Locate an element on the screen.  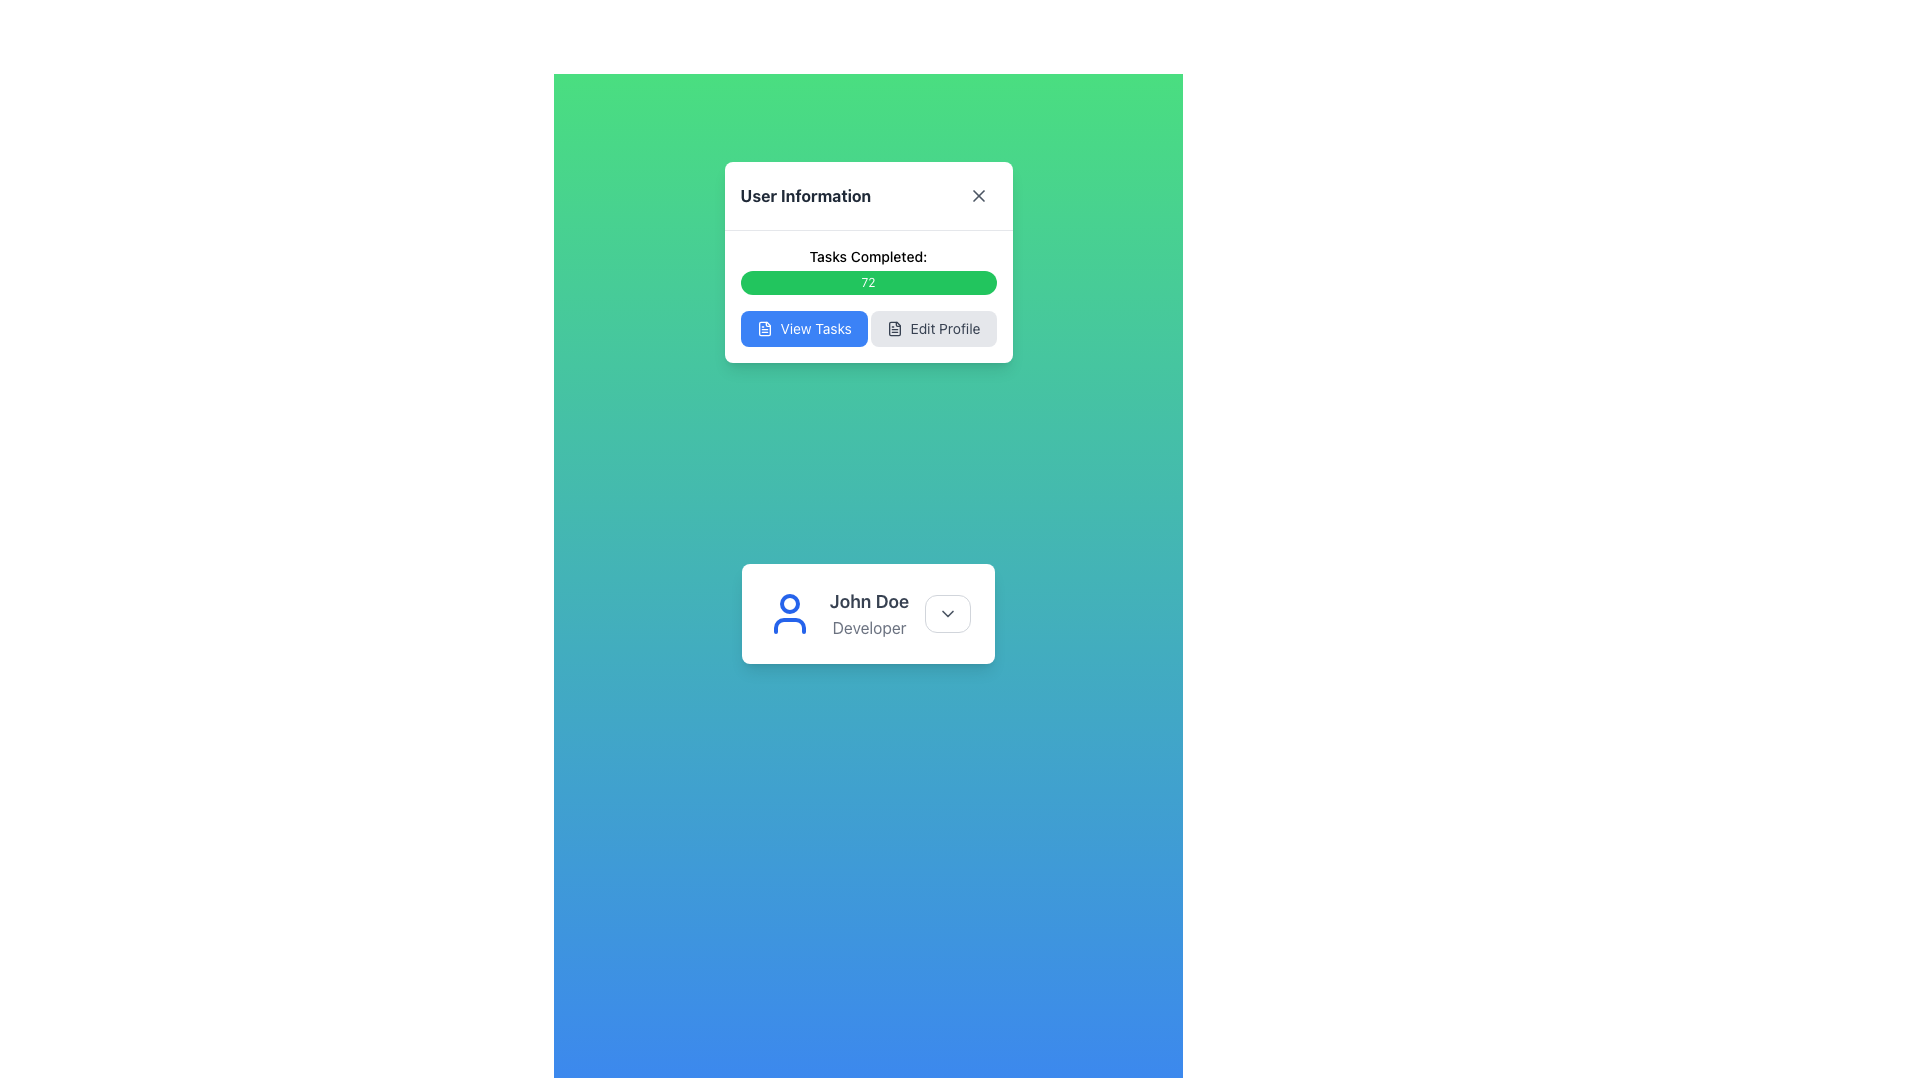
the document icon within the blue 'View Tasks' button located below the 'Tasks Completed' progress bar in the 'User Information' dialog box is located at coordinates (763, 327).